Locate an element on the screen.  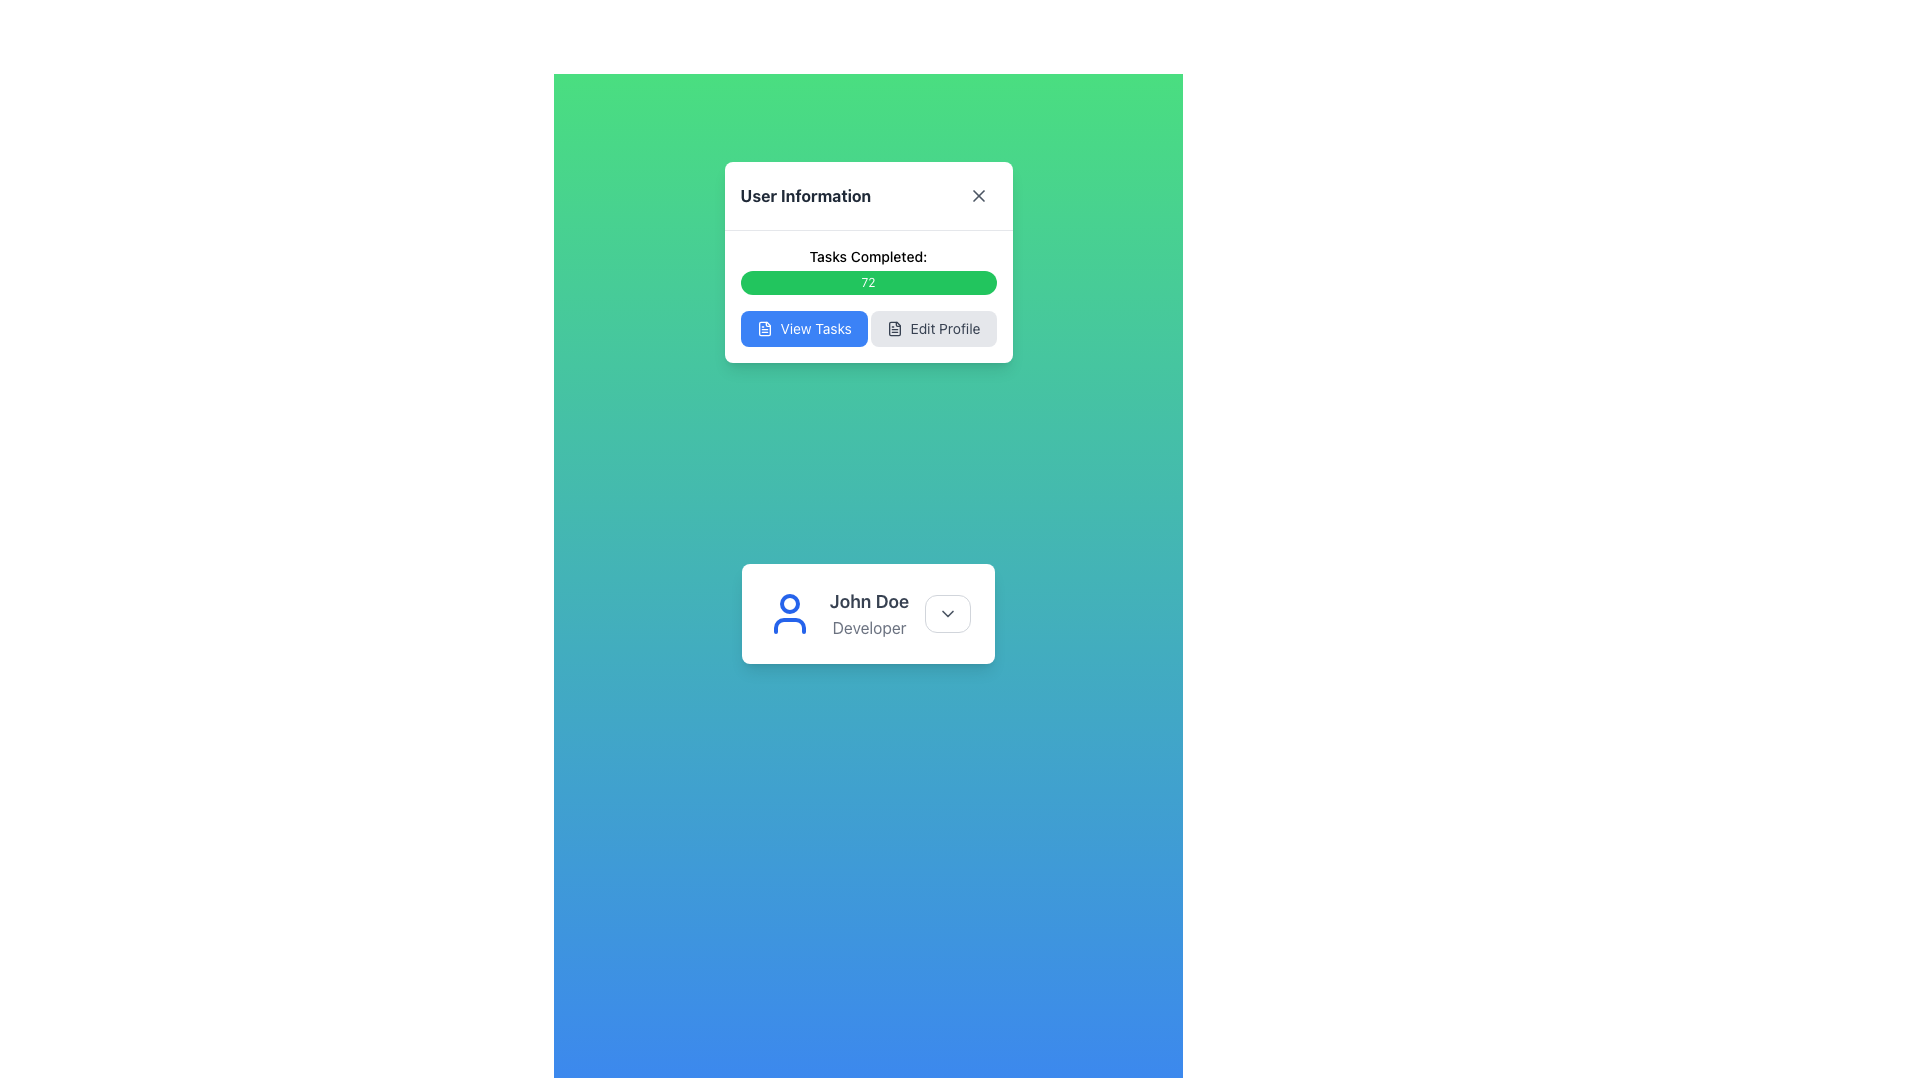
the document icon within the blue 'View Tasks' button located below the 'Tasks Completed' progress bar in the 'User Information' dialog box is located at coordinates (763, 327).